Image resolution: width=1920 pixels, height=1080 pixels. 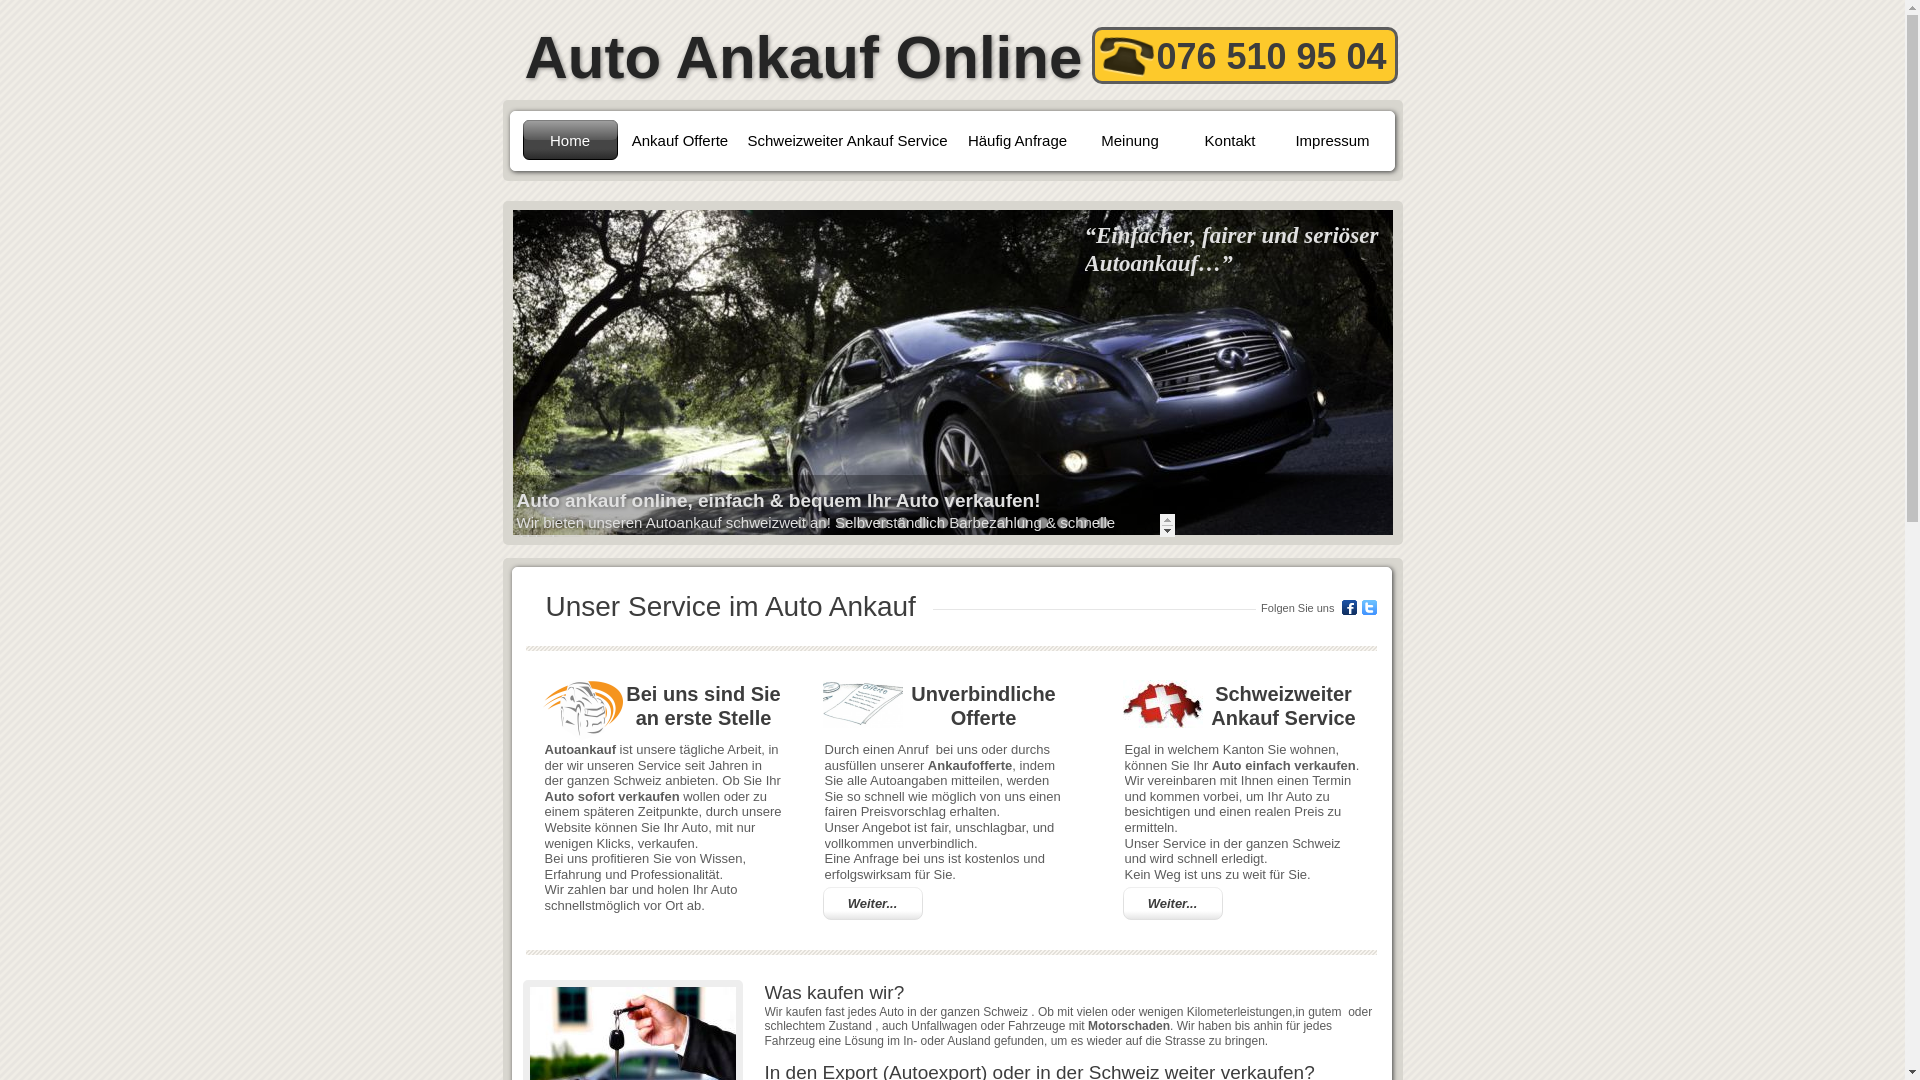 What do you see at coordinates (1331, 139) in the screenshot?
I see `'Impressum'` at bounding box center [1331, 139].